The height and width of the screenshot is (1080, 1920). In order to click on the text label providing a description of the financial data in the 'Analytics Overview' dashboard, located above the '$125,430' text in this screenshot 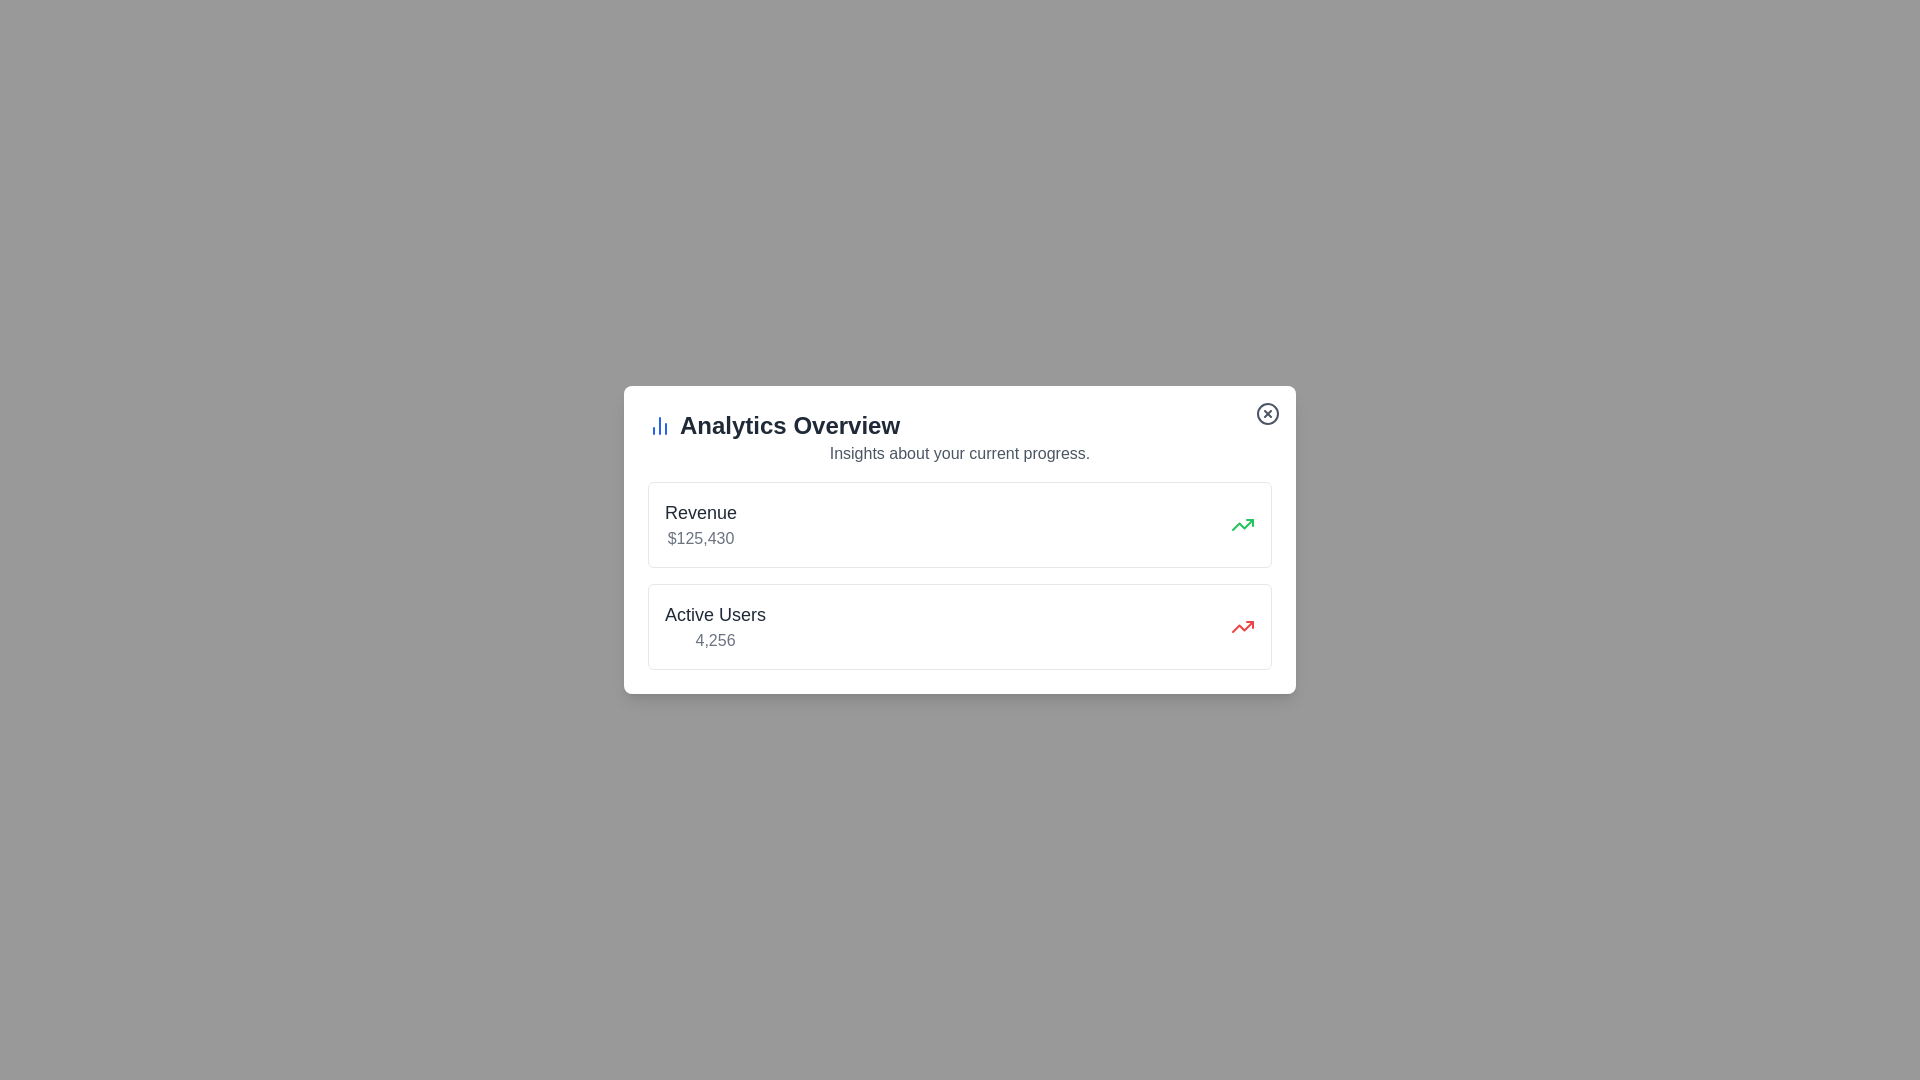, I will do `click(700, 512)`.